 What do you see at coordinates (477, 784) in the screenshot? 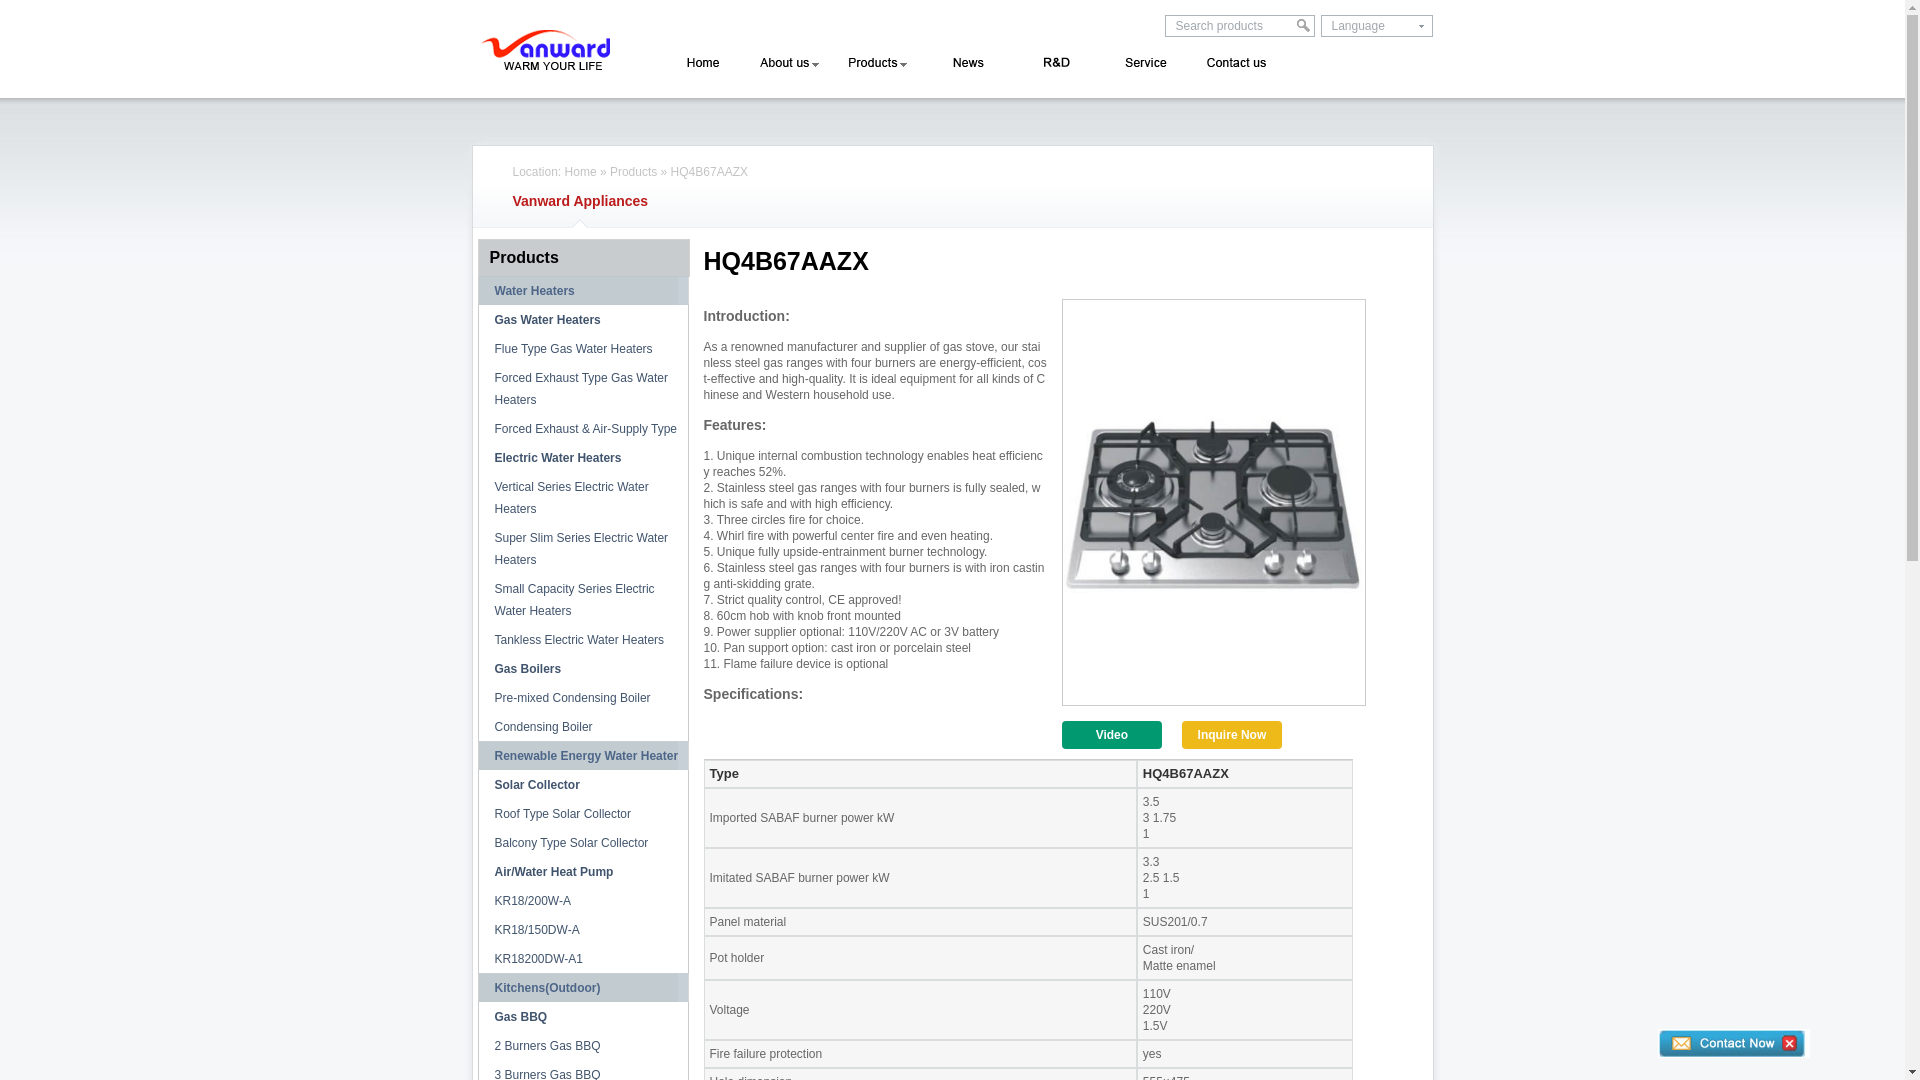
I see `'Solar Collector'` at bounding box center [477, 784].